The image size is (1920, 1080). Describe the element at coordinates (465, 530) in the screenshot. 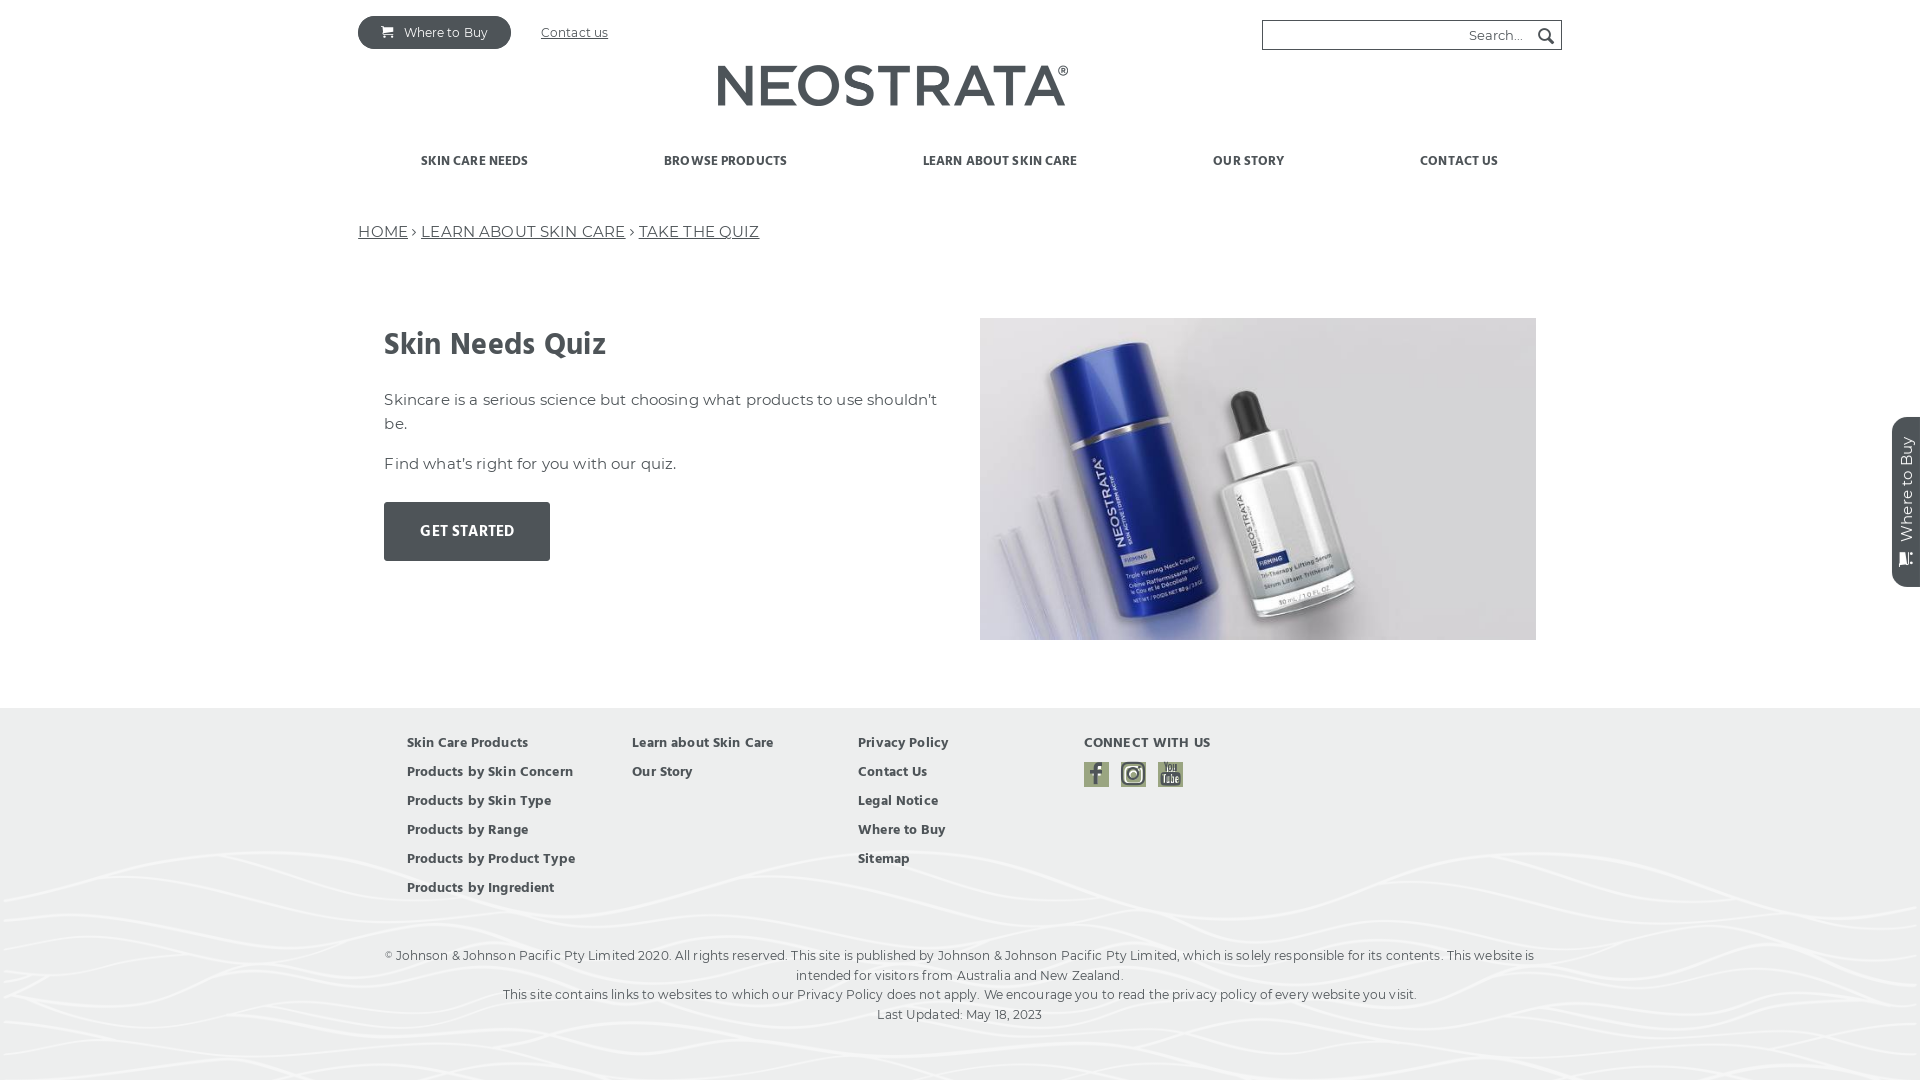

I see `'GET STARTED'` at that location.